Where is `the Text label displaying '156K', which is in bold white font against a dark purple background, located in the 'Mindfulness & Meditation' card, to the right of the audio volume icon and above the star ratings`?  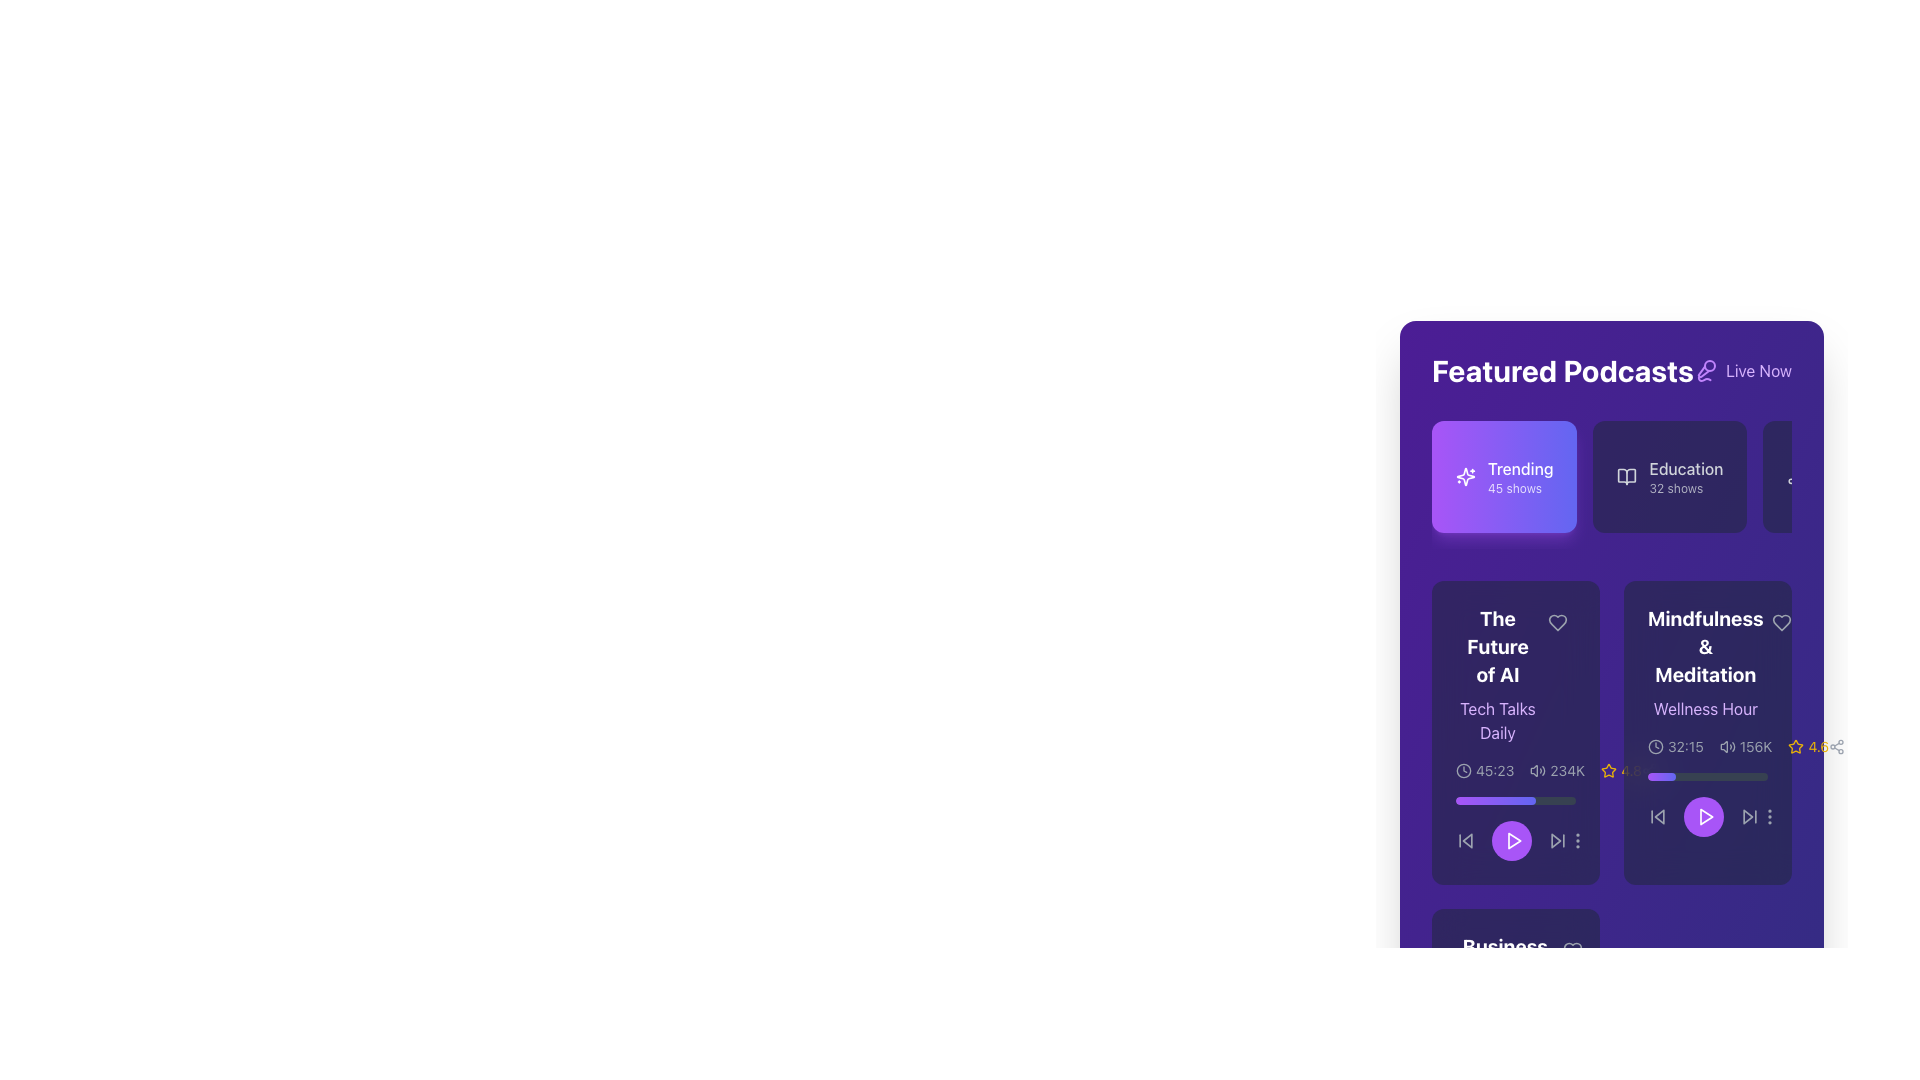 the Text label displaying '156K', which is in bold white font against a dark purple background, located in the 'Mindfulness & Meditation' card, to the right of the audio volume icon and above the star ratings is located at coordinates (1755, 747).